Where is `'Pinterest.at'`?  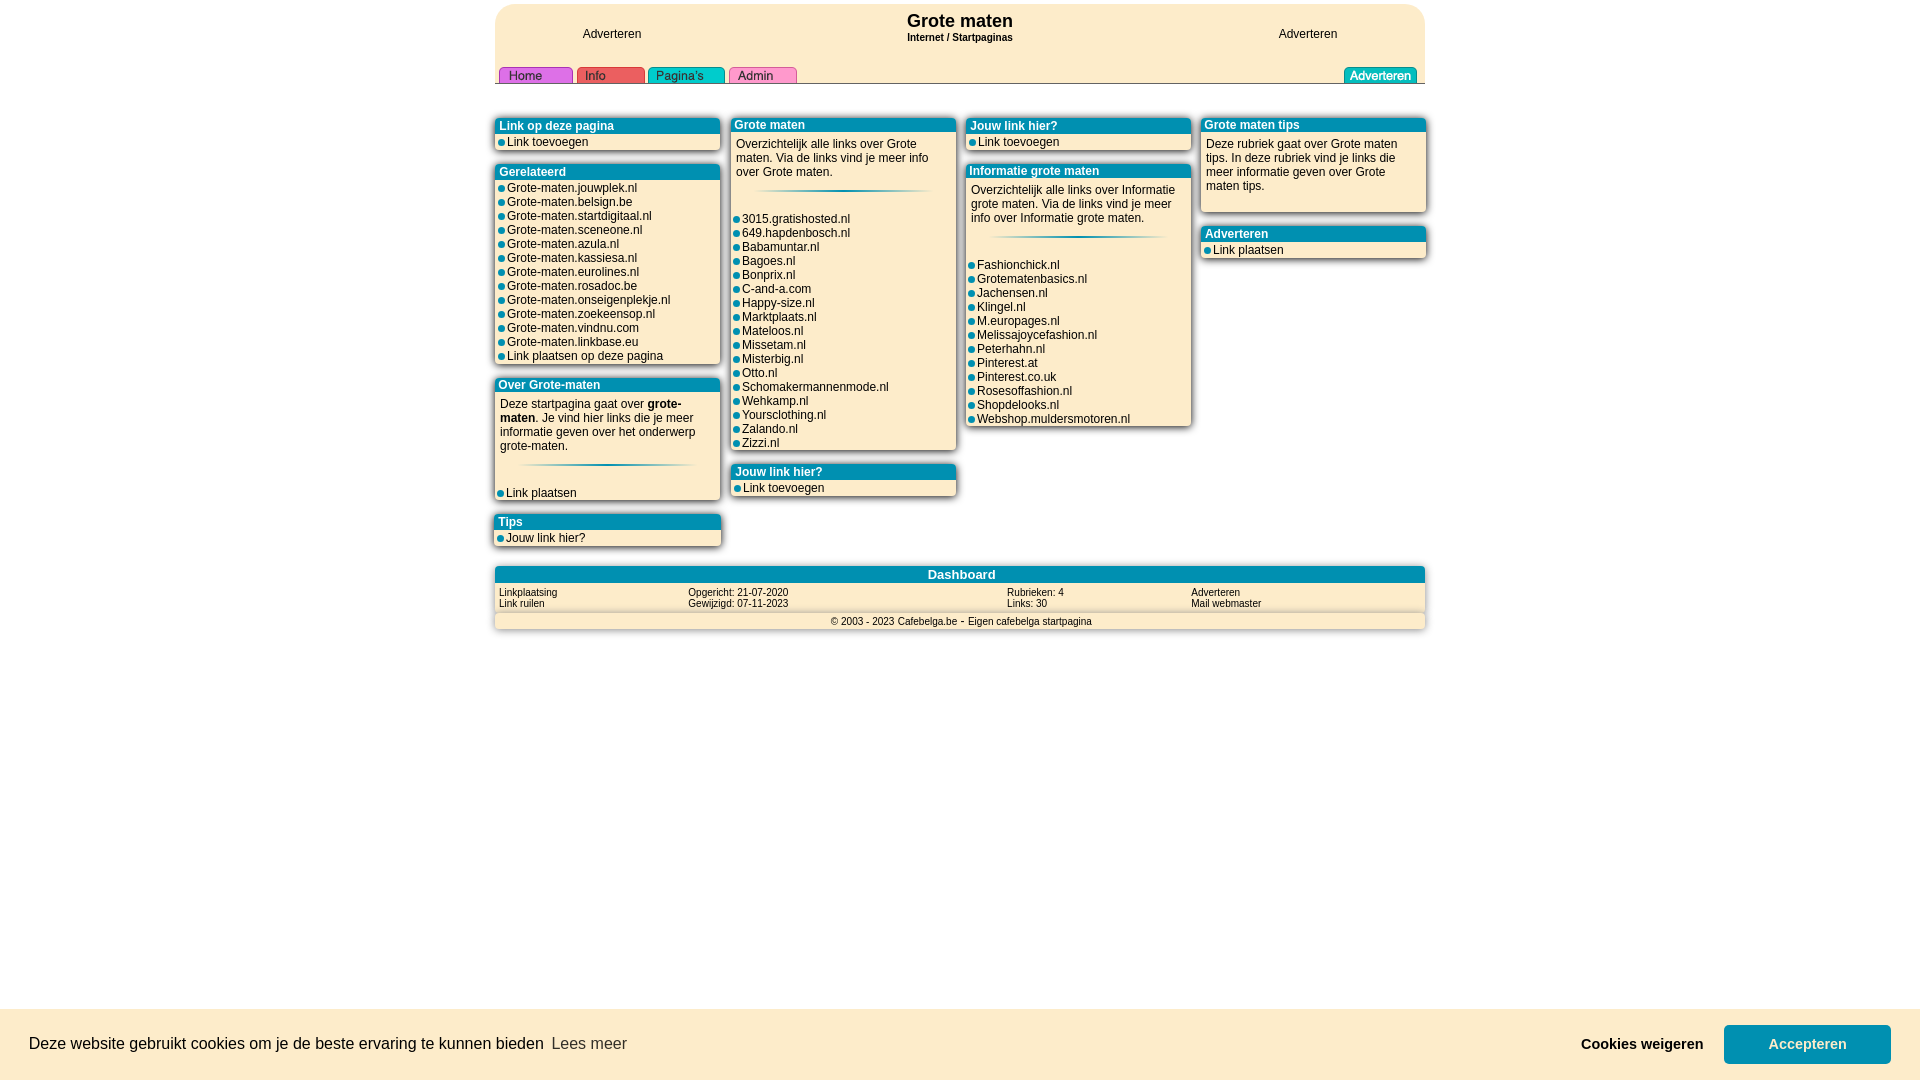
'Pinterest.at' is located at coordinates (1007, 362).